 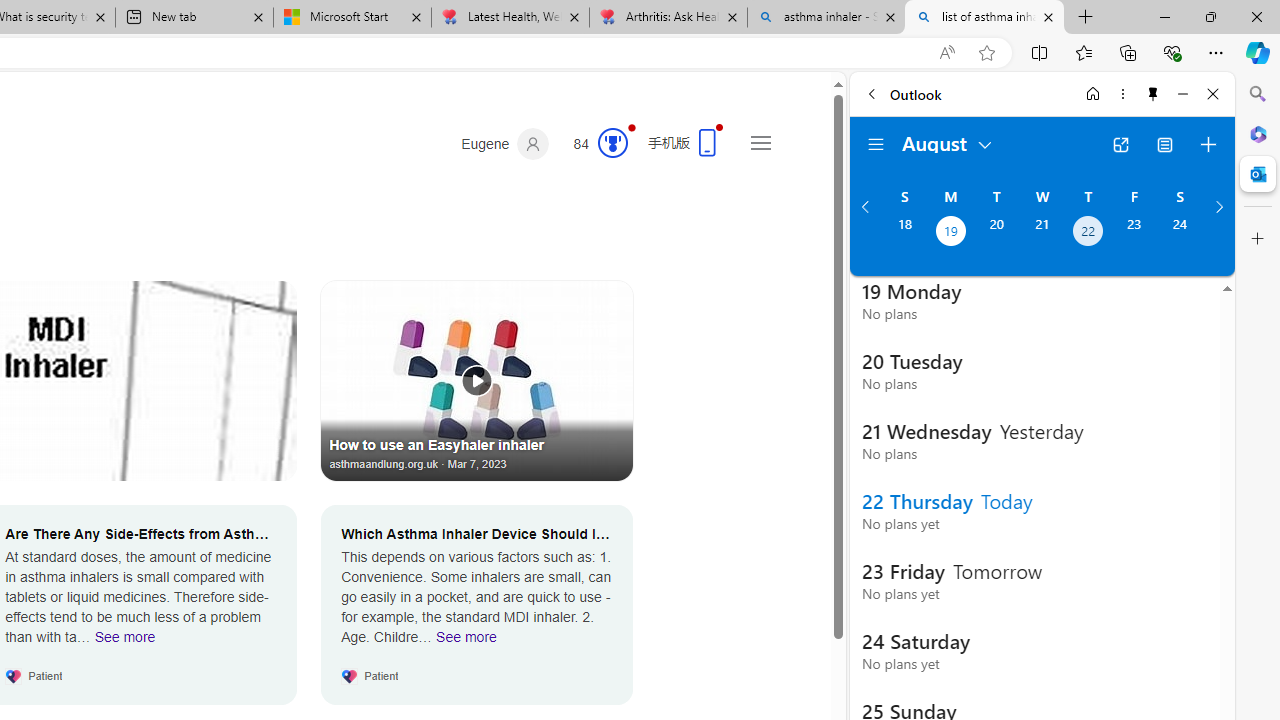 I want to click on 'Monday, August 19, 2024. Date selected. ', so click(x=949, y=232).